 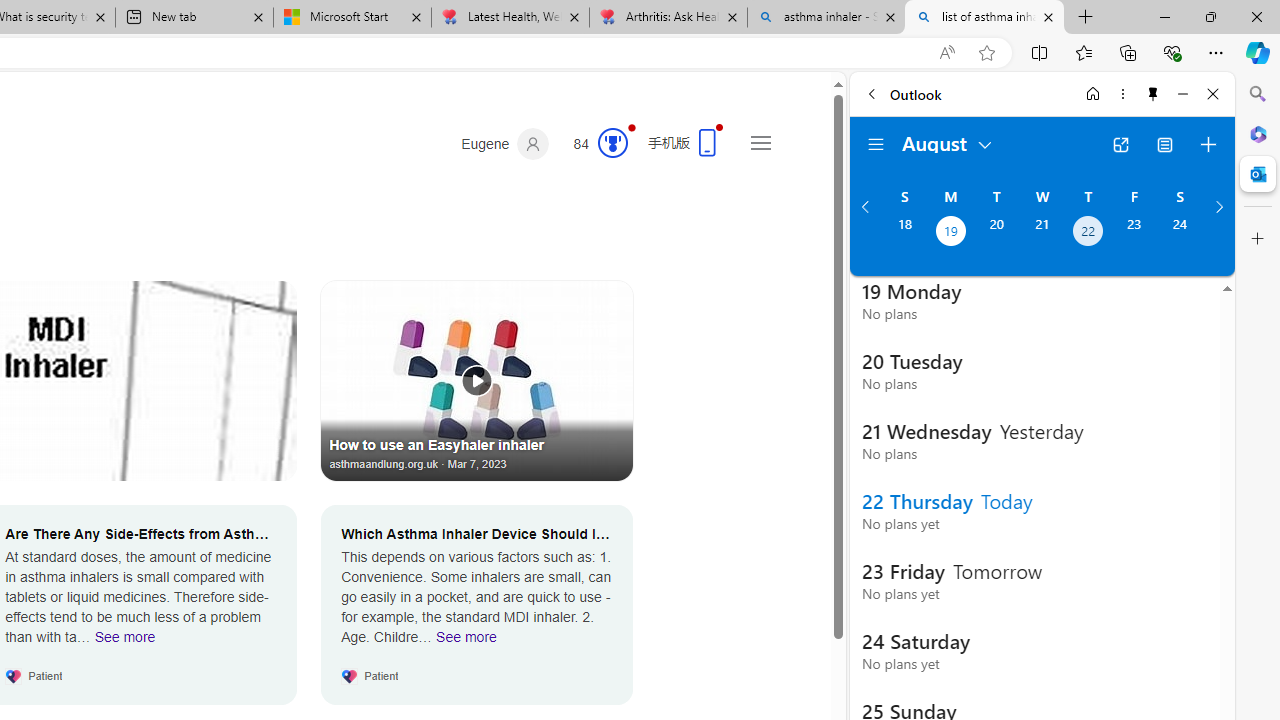 I want to click on 'Monday, August 19, 2024. Date selected. ', so click(x=949, y=232).